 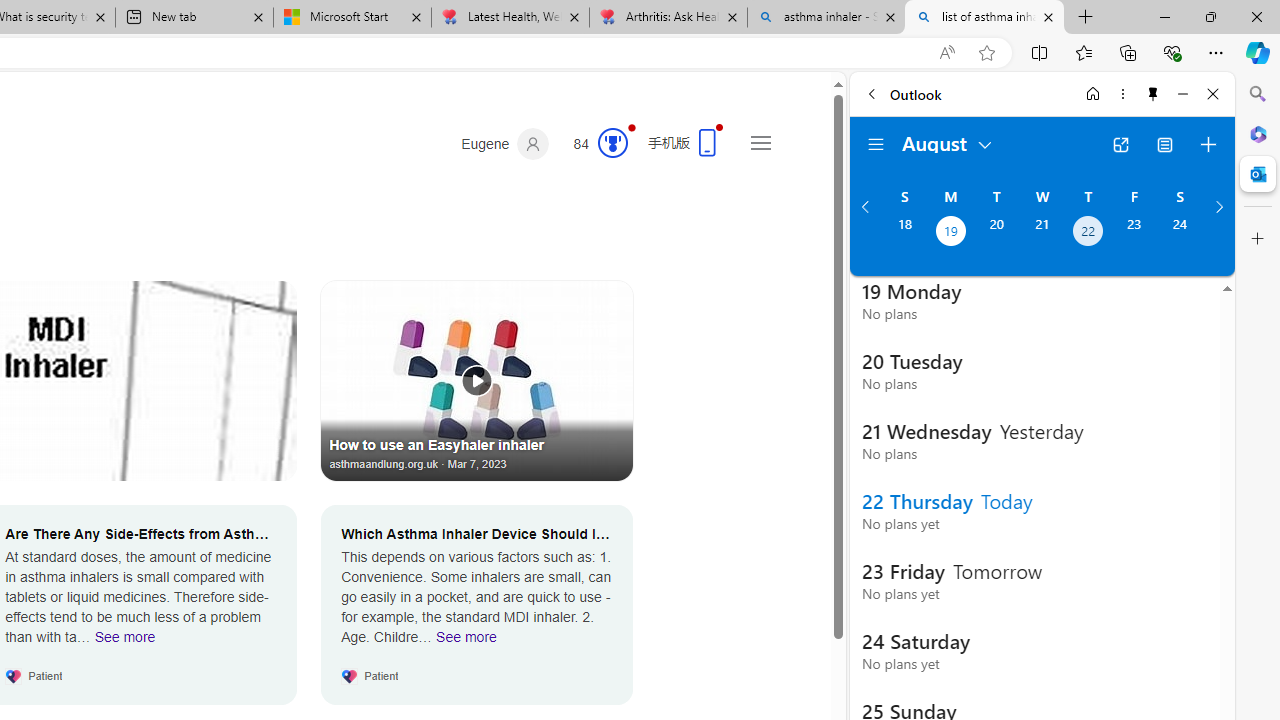 I want to click on 'Monday, August 19, 2024. Date selected. ', so click(x=949, y=232).